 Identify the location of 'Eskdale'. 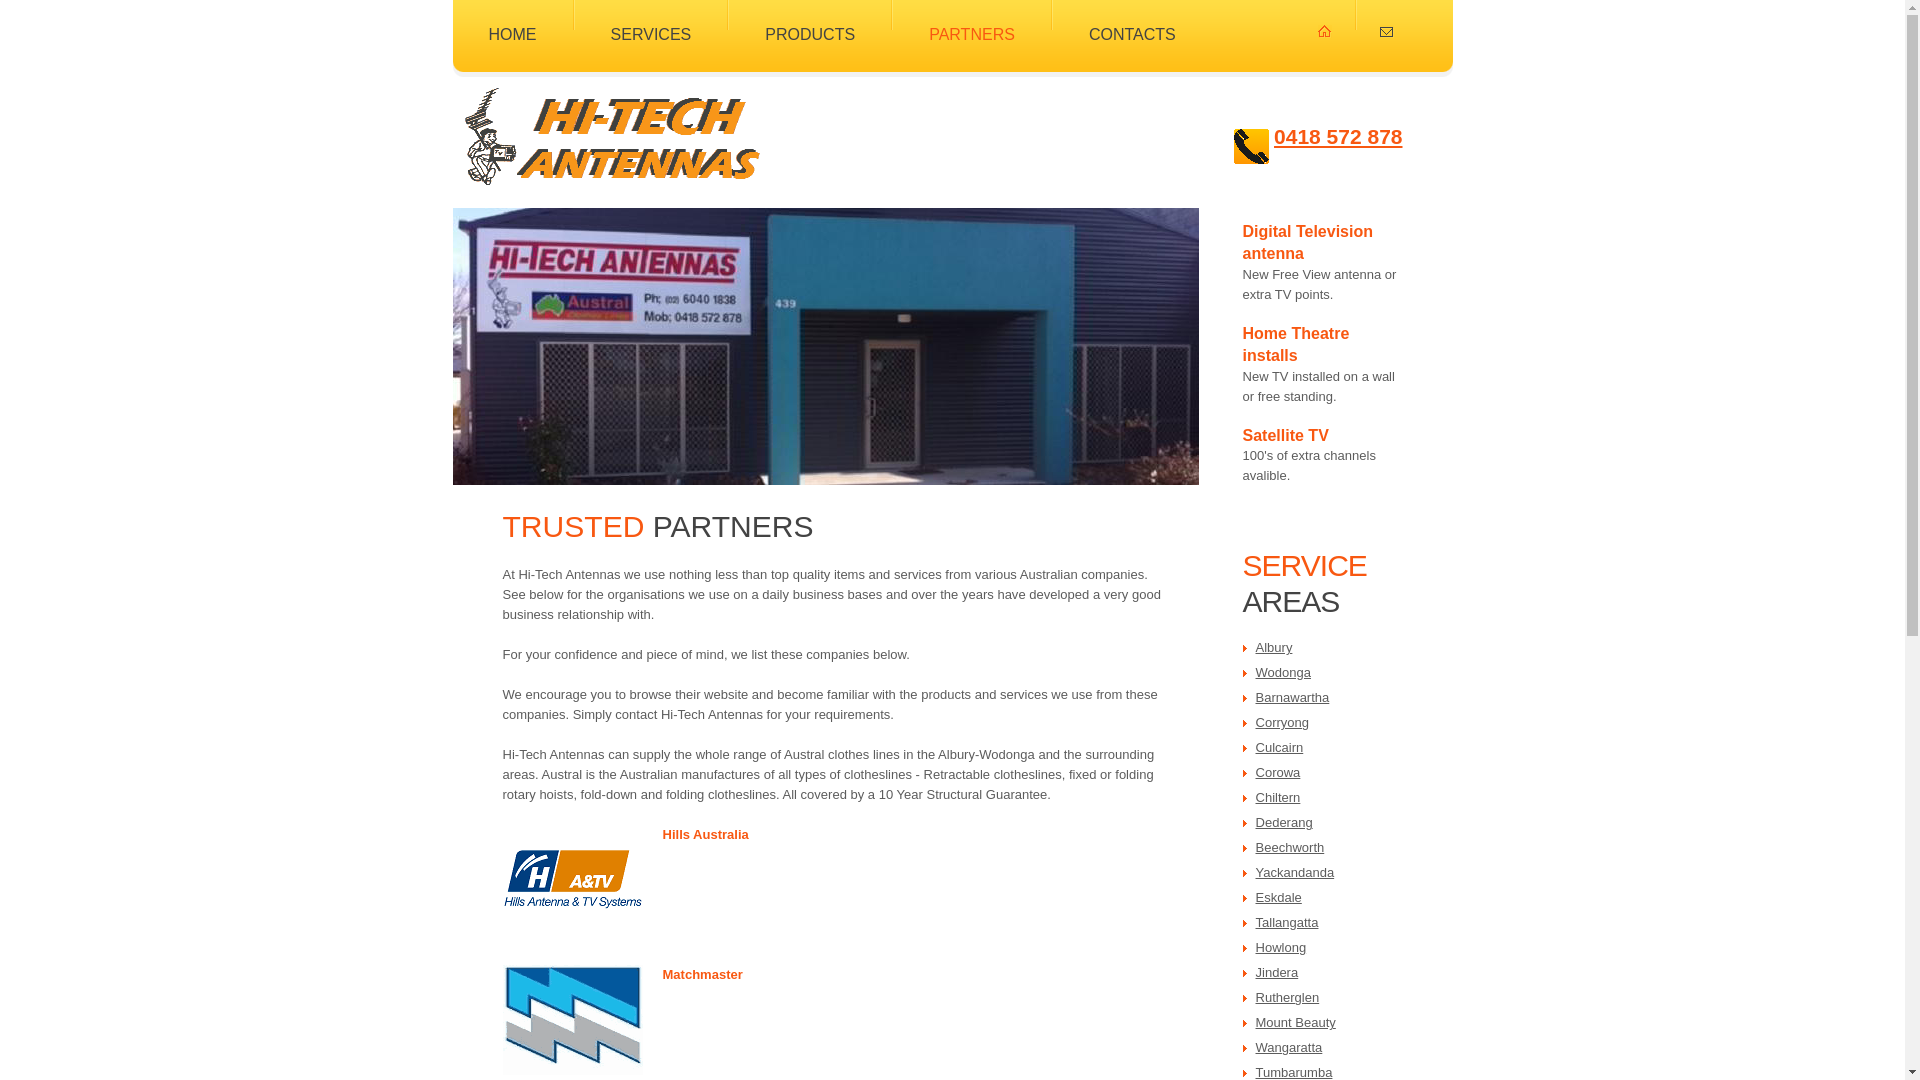
(1277, 896).